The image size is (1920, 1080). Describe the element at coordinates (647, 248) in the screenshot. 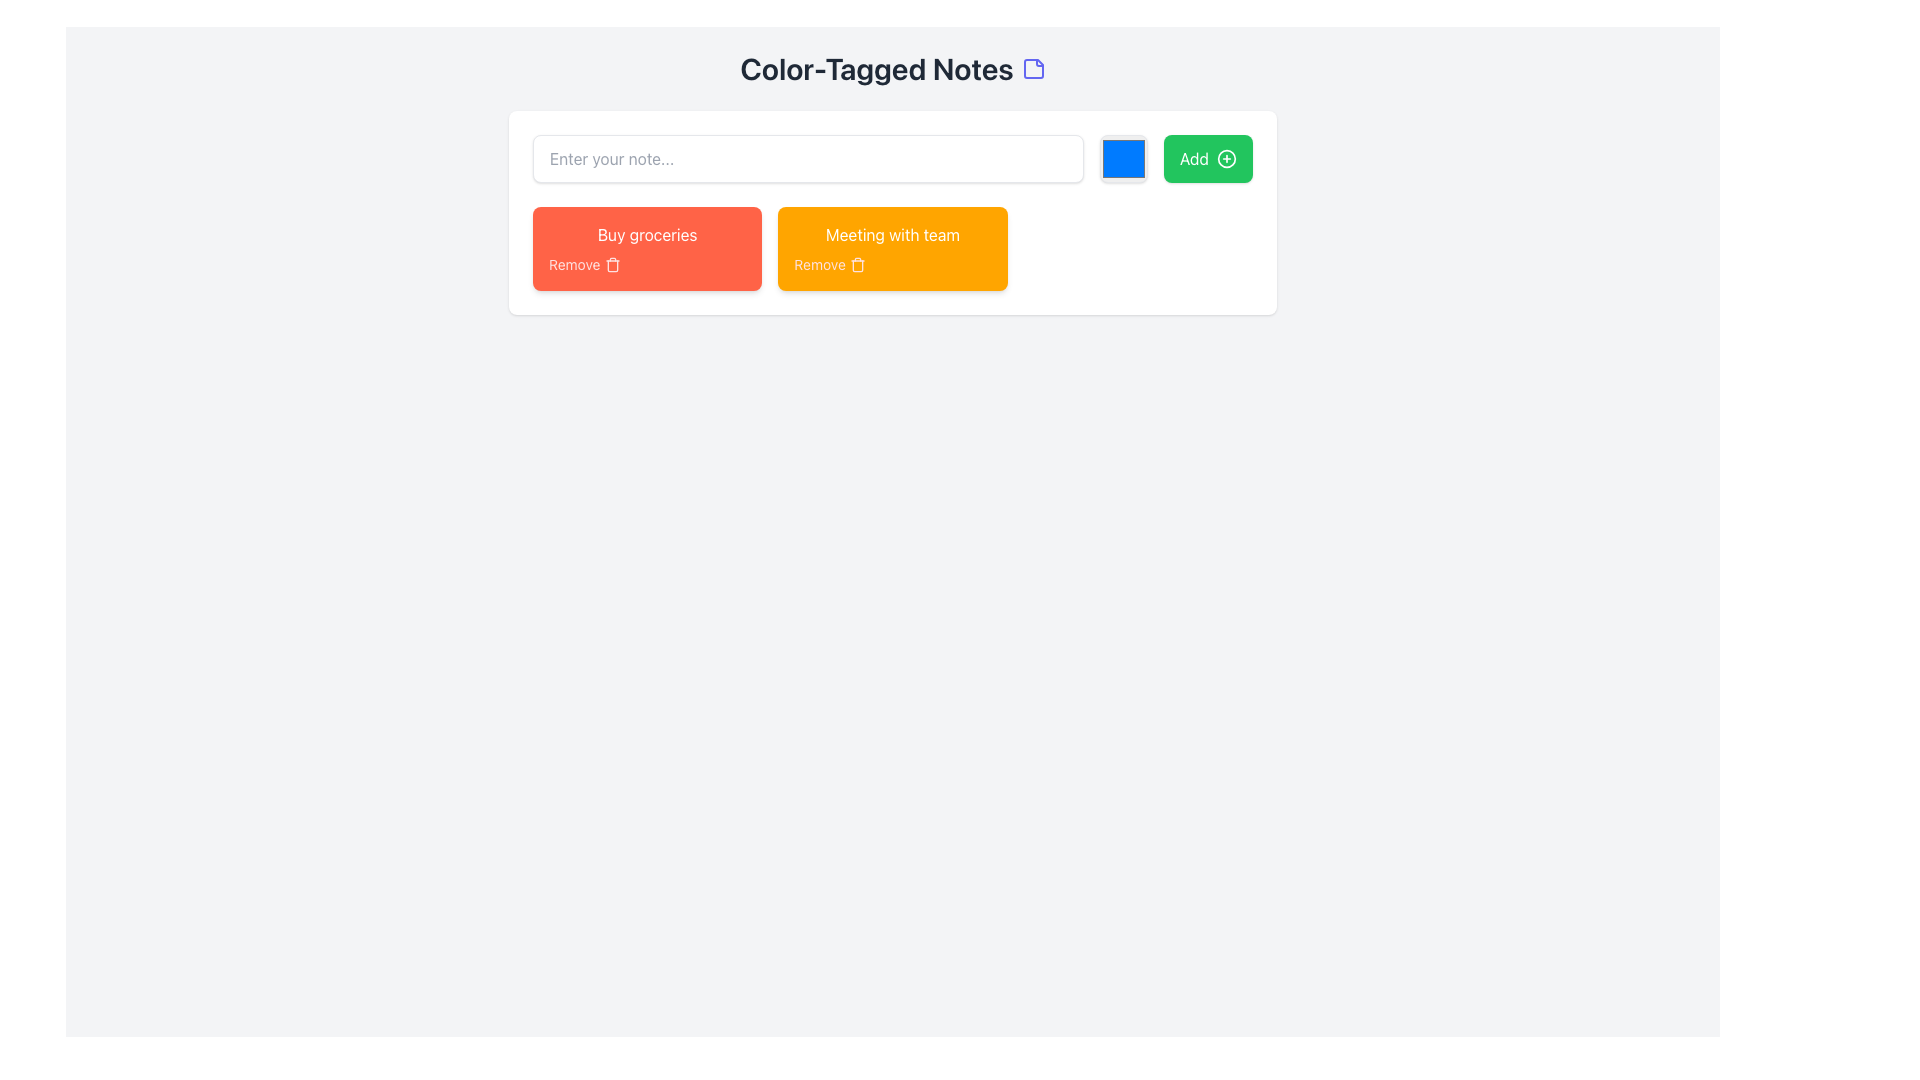

I see `task details of the 'Buy groceries' card, which is the first card in the grid layout and contains a 'Remove' button to delete the task` at that location.